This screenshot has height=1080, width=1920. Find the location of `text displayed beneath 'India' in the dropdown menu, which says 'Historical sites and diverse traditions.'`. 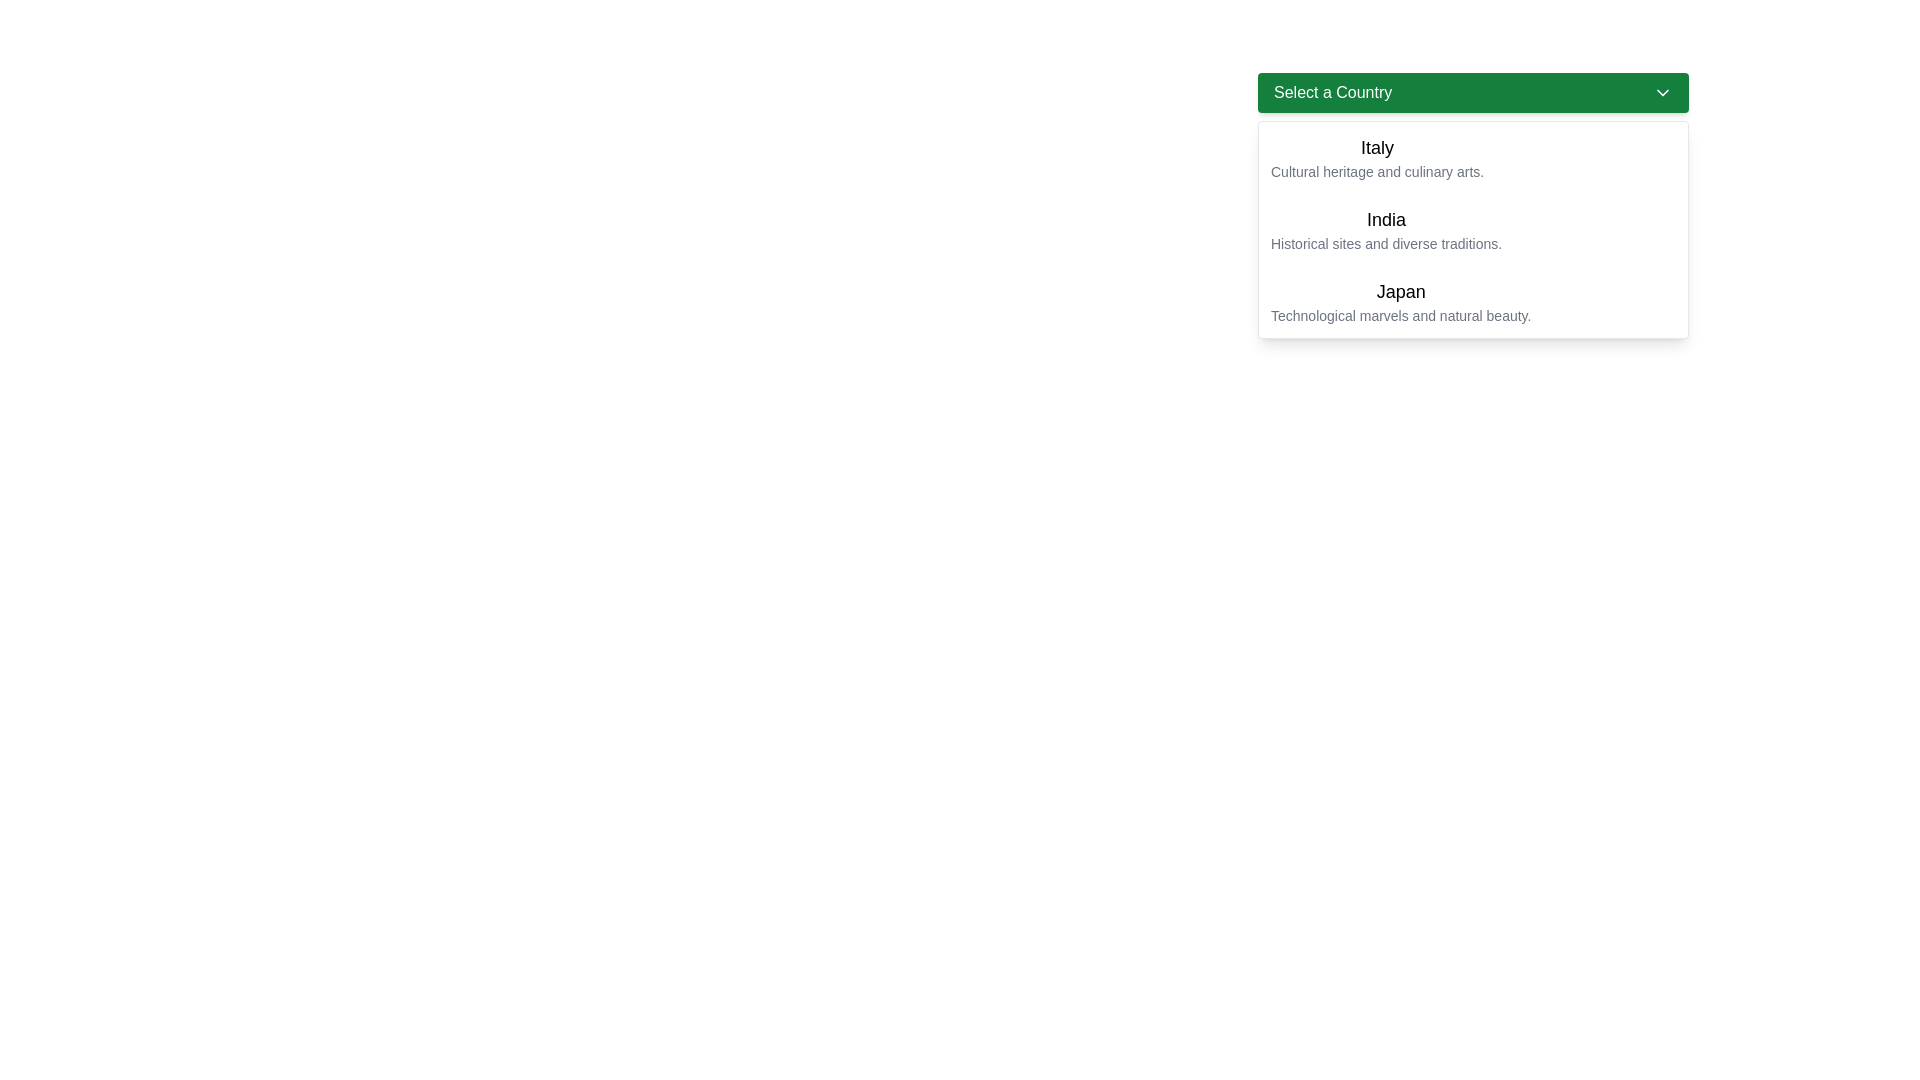

text displayed beneath 'India' in the dropdown menu, which says 'Historical sites and diverse traditions.' is located at coordinates (1385, 242).